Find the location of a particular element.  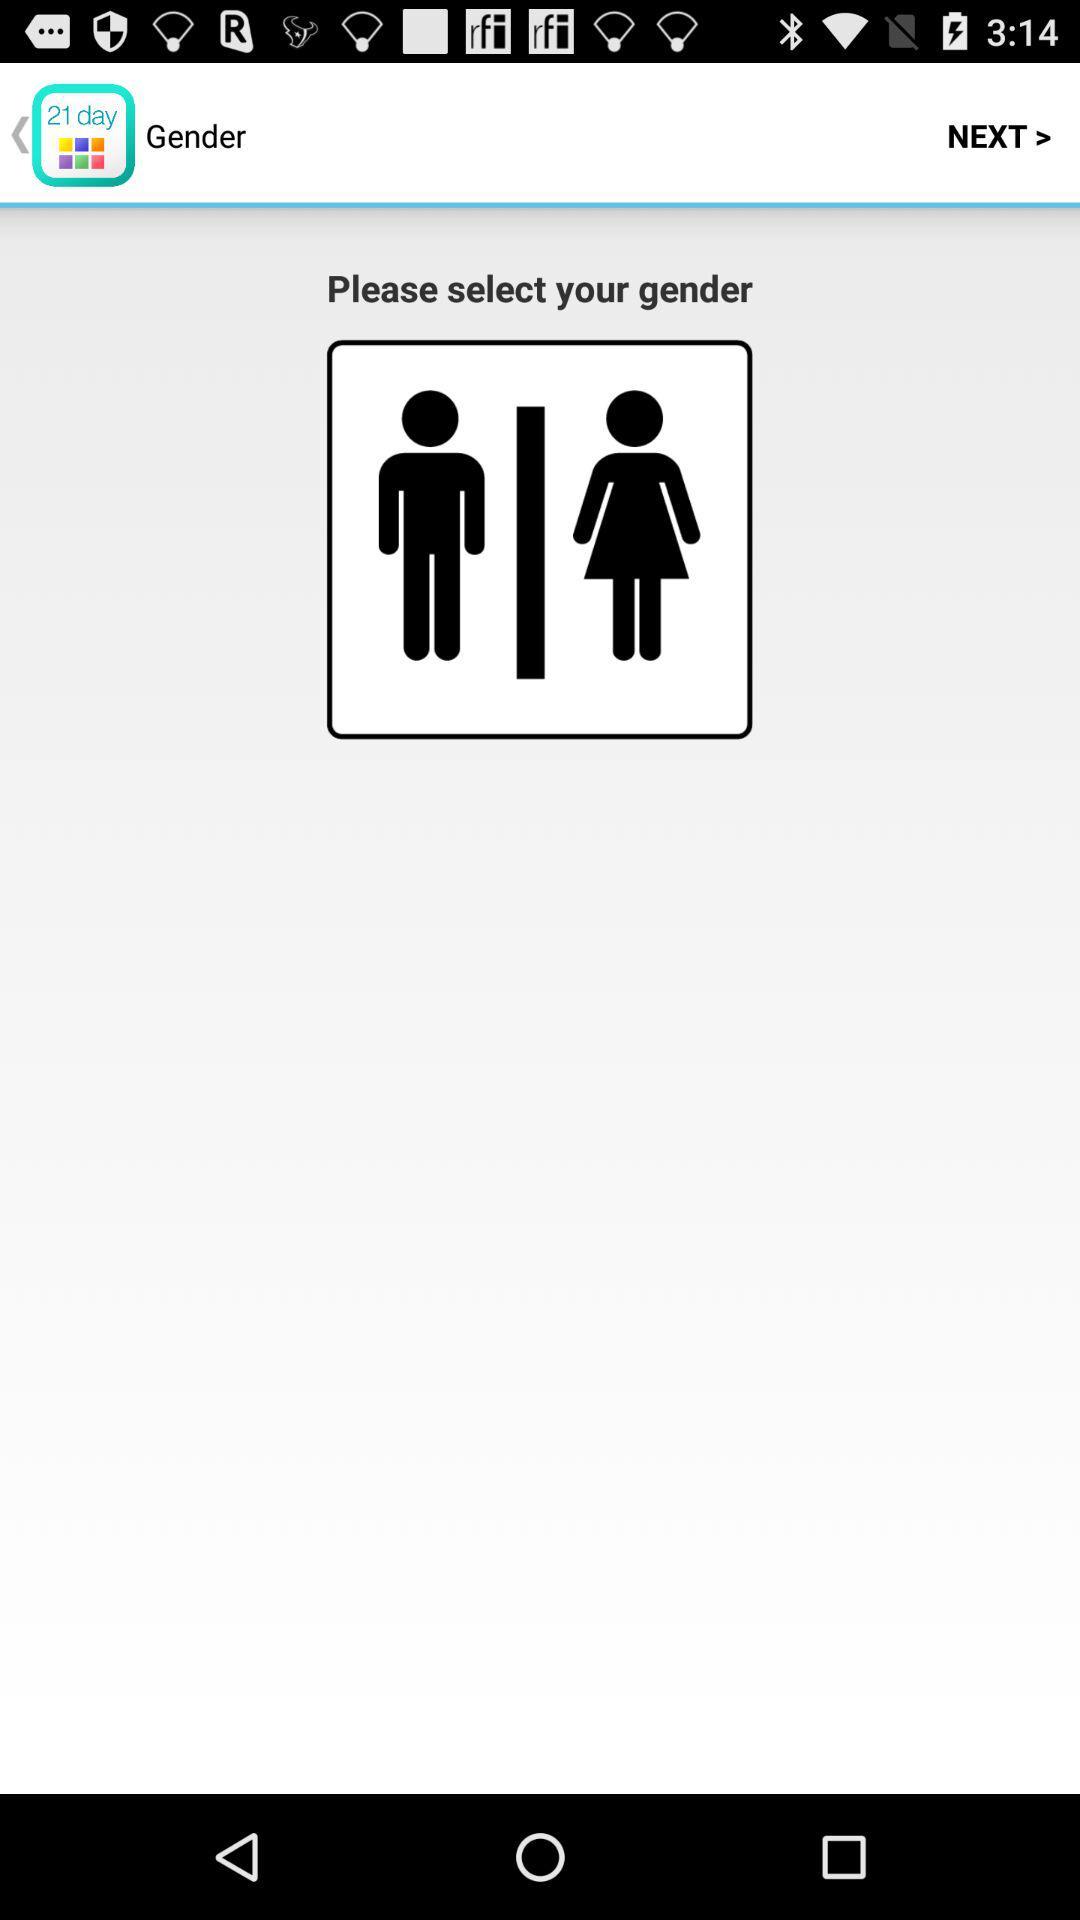

gender option is located at coordinates (636, 525).